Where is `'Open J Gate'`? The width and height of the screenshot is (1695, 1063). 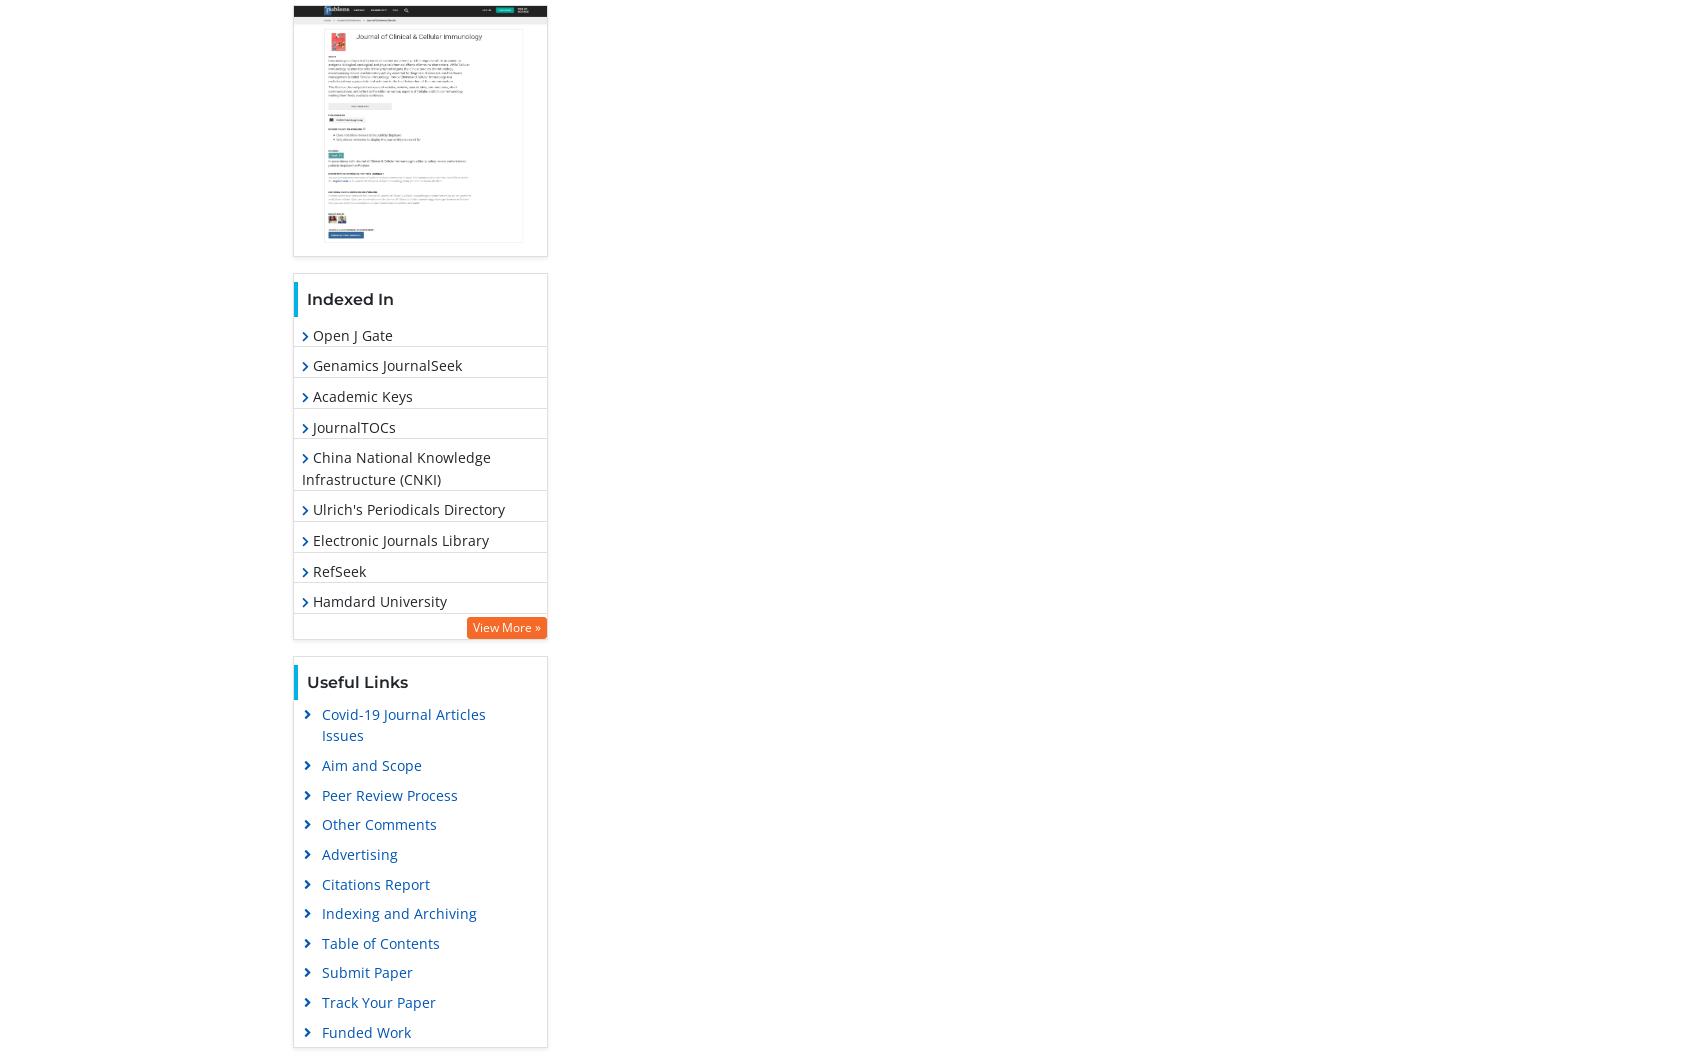 'Open J Gate' is located at coordinates (349, 334).